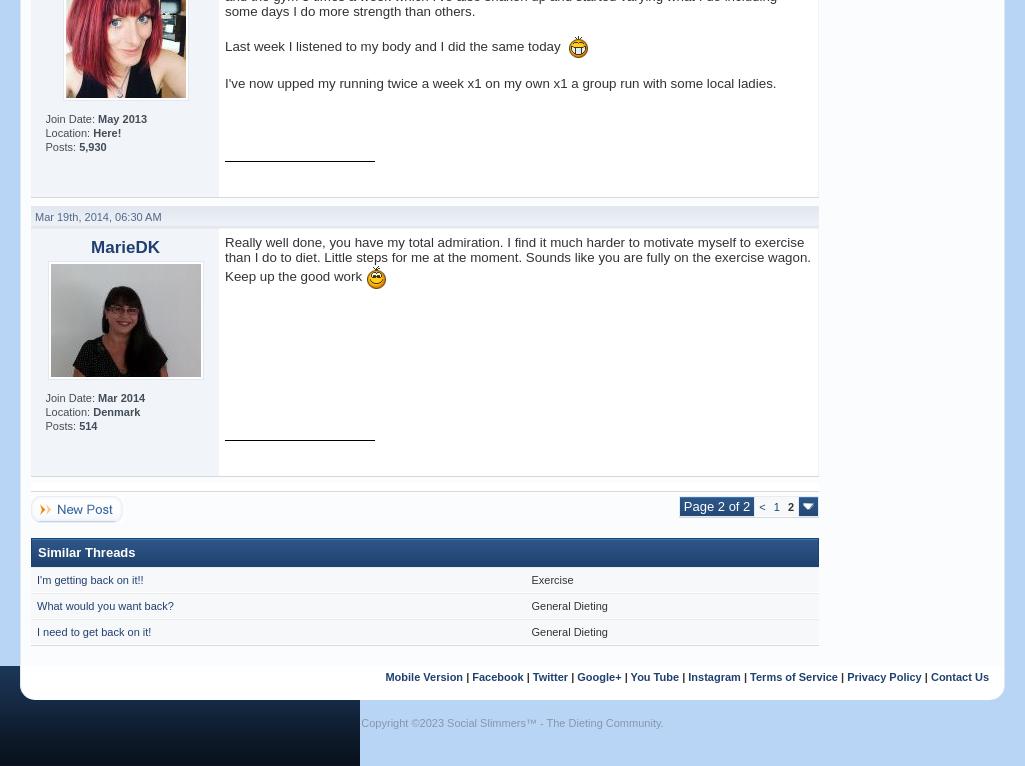 The height and width of the screenshot is (766, 1025). Describe the element at coordinates (85, 551) in the screenshot. I see `'Similar Threads'` at that location.